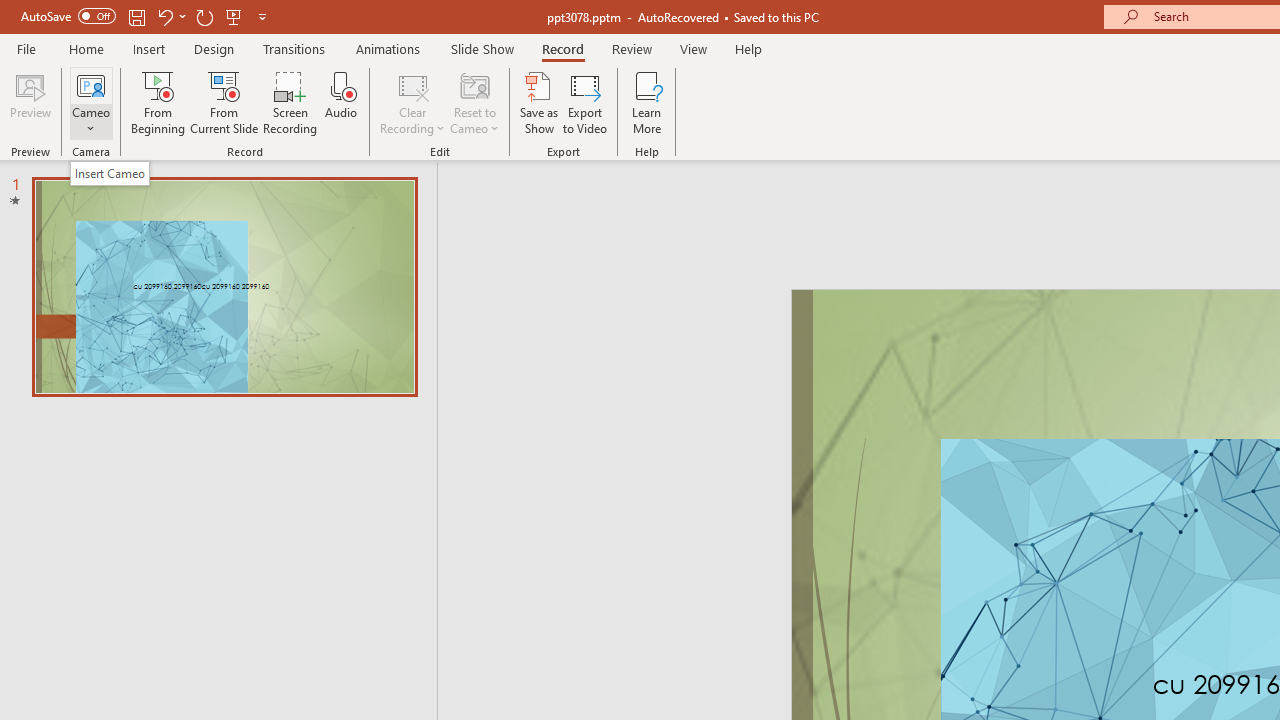  What do you see at coordinates (109, 172) in the screenshot?
I see `'Insert Cameo'` at bounding box center [109, 172].